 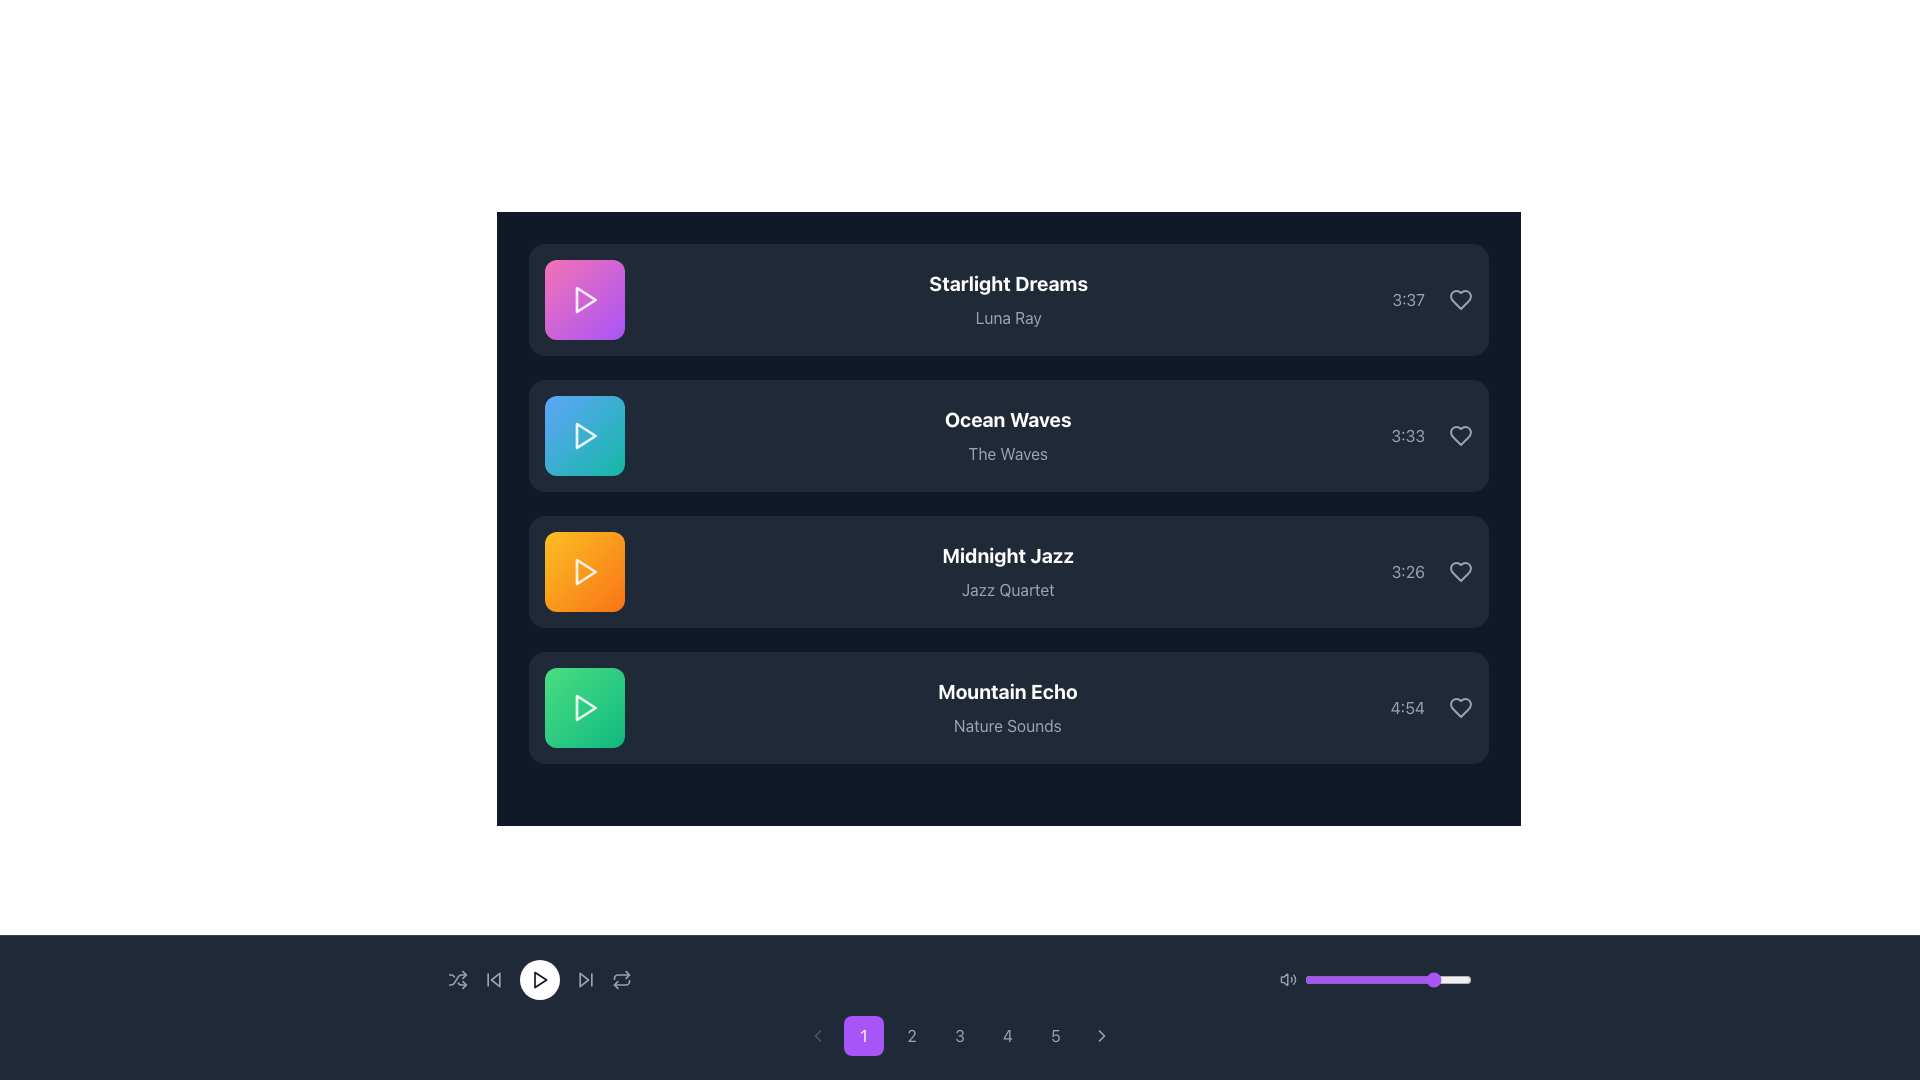 What do you see at coordinates (864, 1035) in the screenshot?
I see `the circular button with a purple background displaying the number '1'` at bounding box center [864, 1035].